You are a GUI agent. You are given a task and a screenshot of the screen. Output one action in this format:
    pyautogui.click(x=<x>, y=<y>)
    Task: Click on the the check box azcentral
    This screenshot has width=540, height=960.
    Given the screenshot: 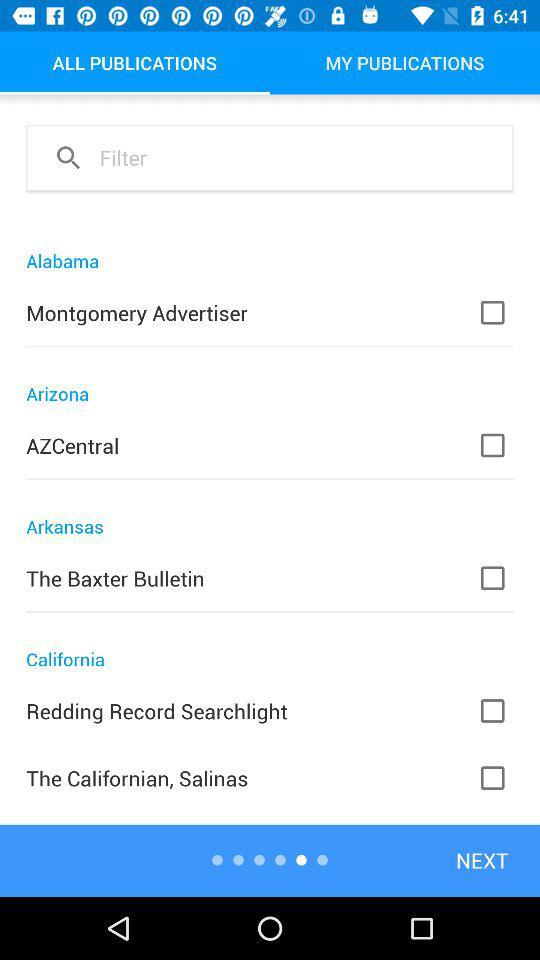 What is the action you would take?
    pyautogui.click(x=504, y=446)
    